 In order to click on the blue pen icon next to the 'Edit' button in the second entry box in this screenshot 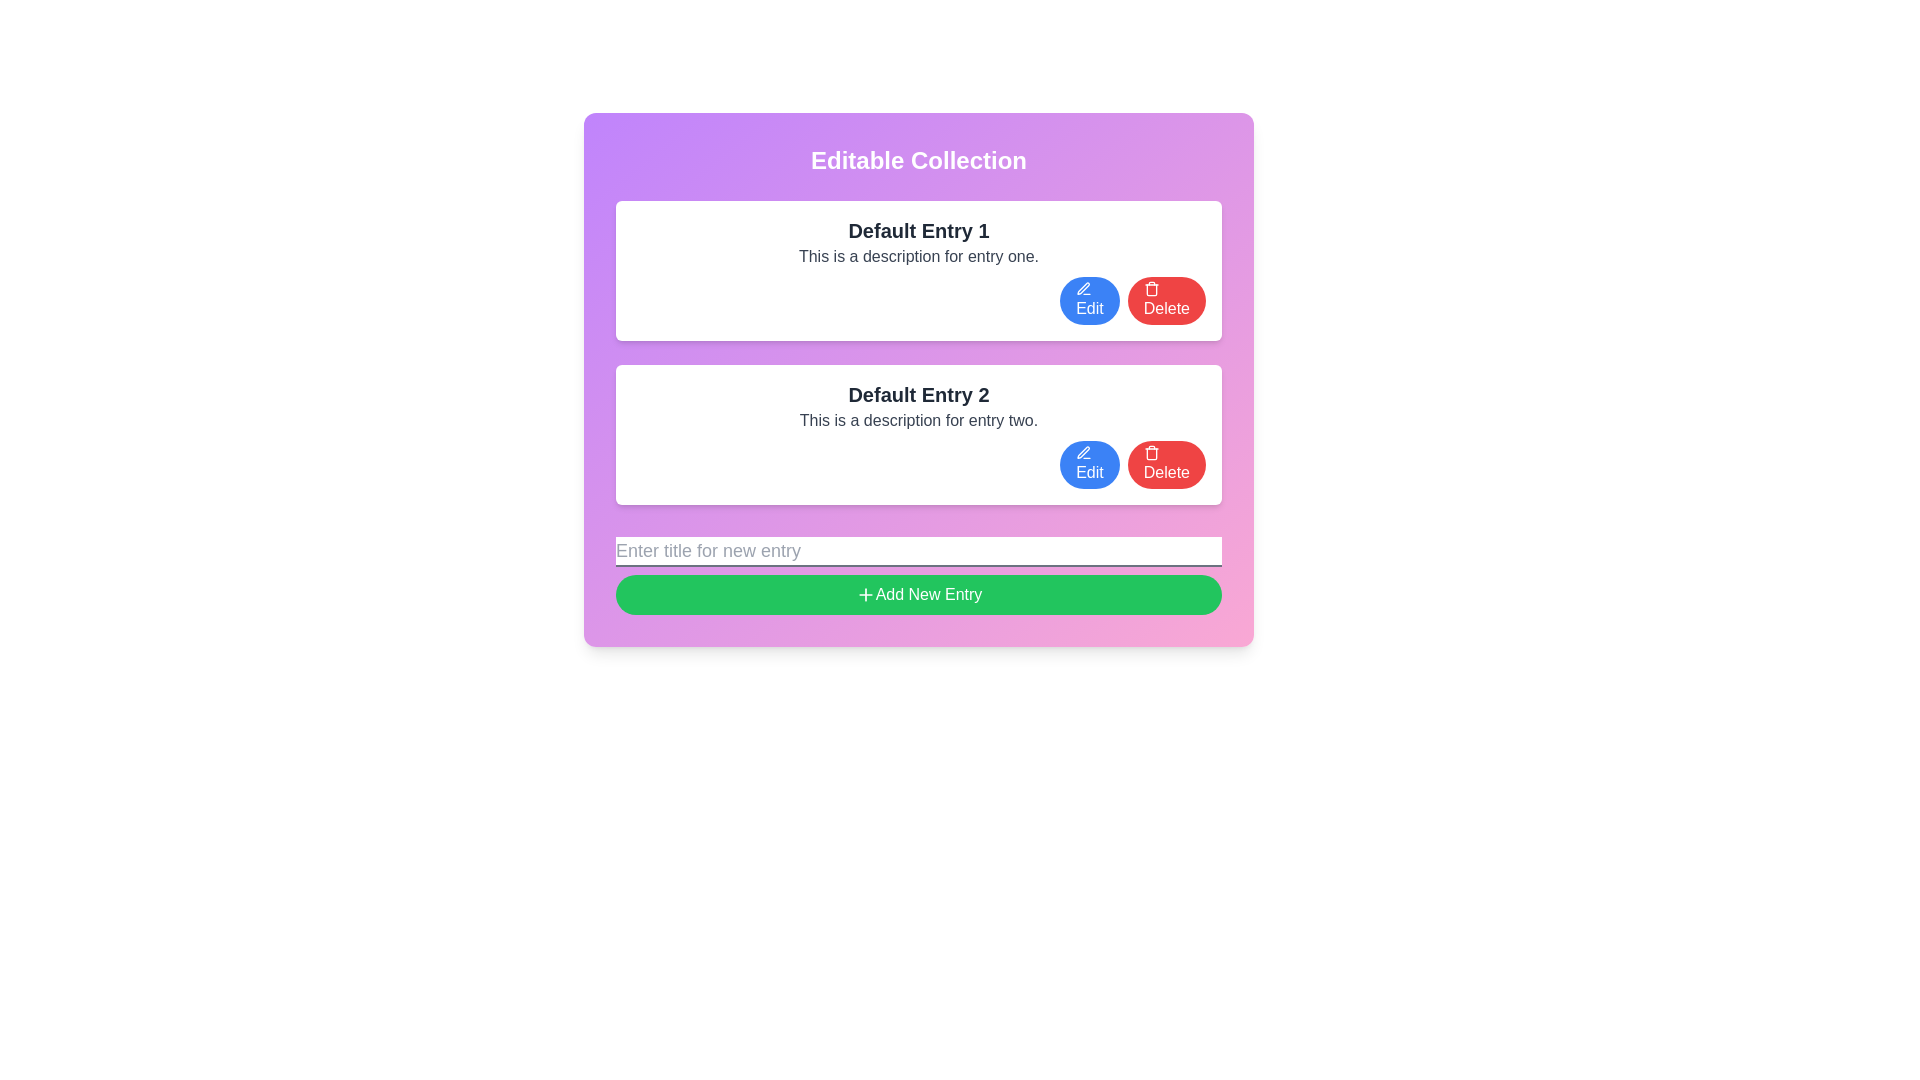, I will do `click(1082, 452)`.